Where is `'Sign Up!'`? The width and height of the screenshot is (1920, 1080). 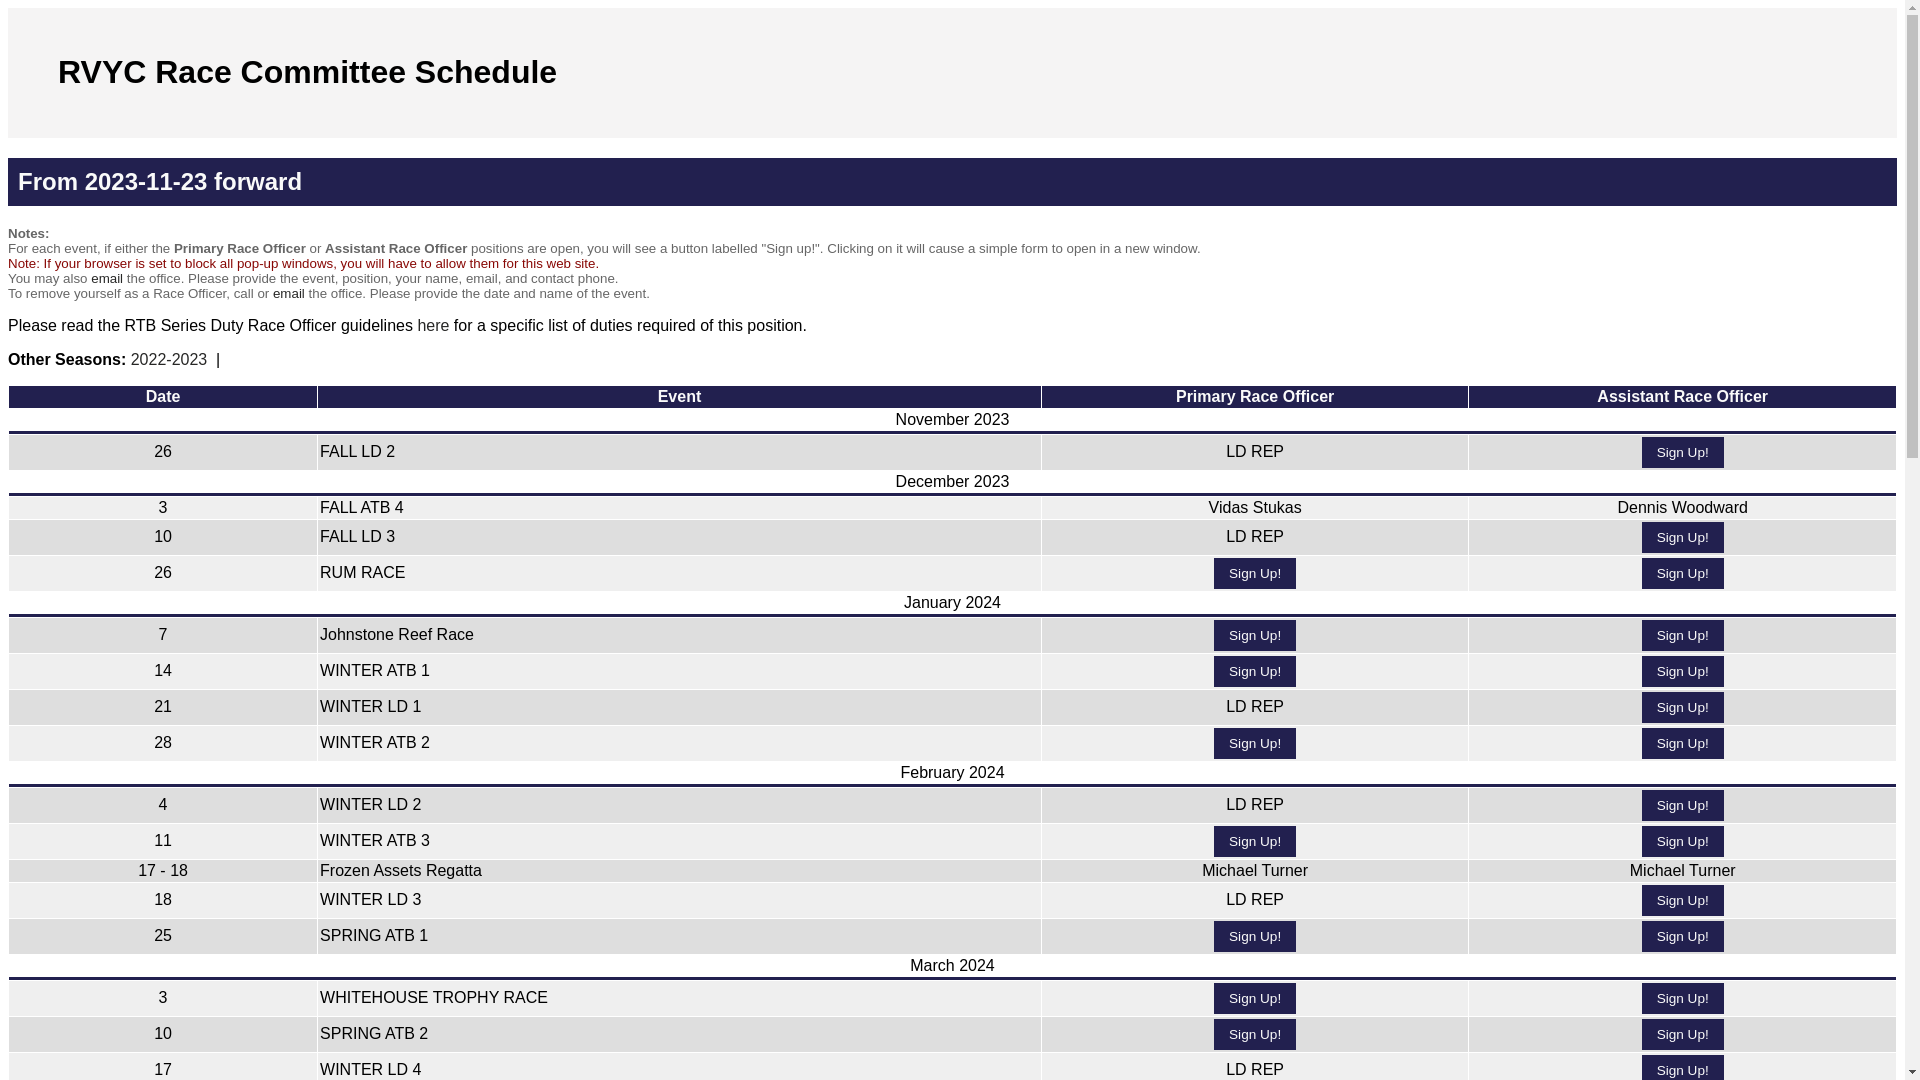 'Sign Up!' is located at coordinates (1253, 573).